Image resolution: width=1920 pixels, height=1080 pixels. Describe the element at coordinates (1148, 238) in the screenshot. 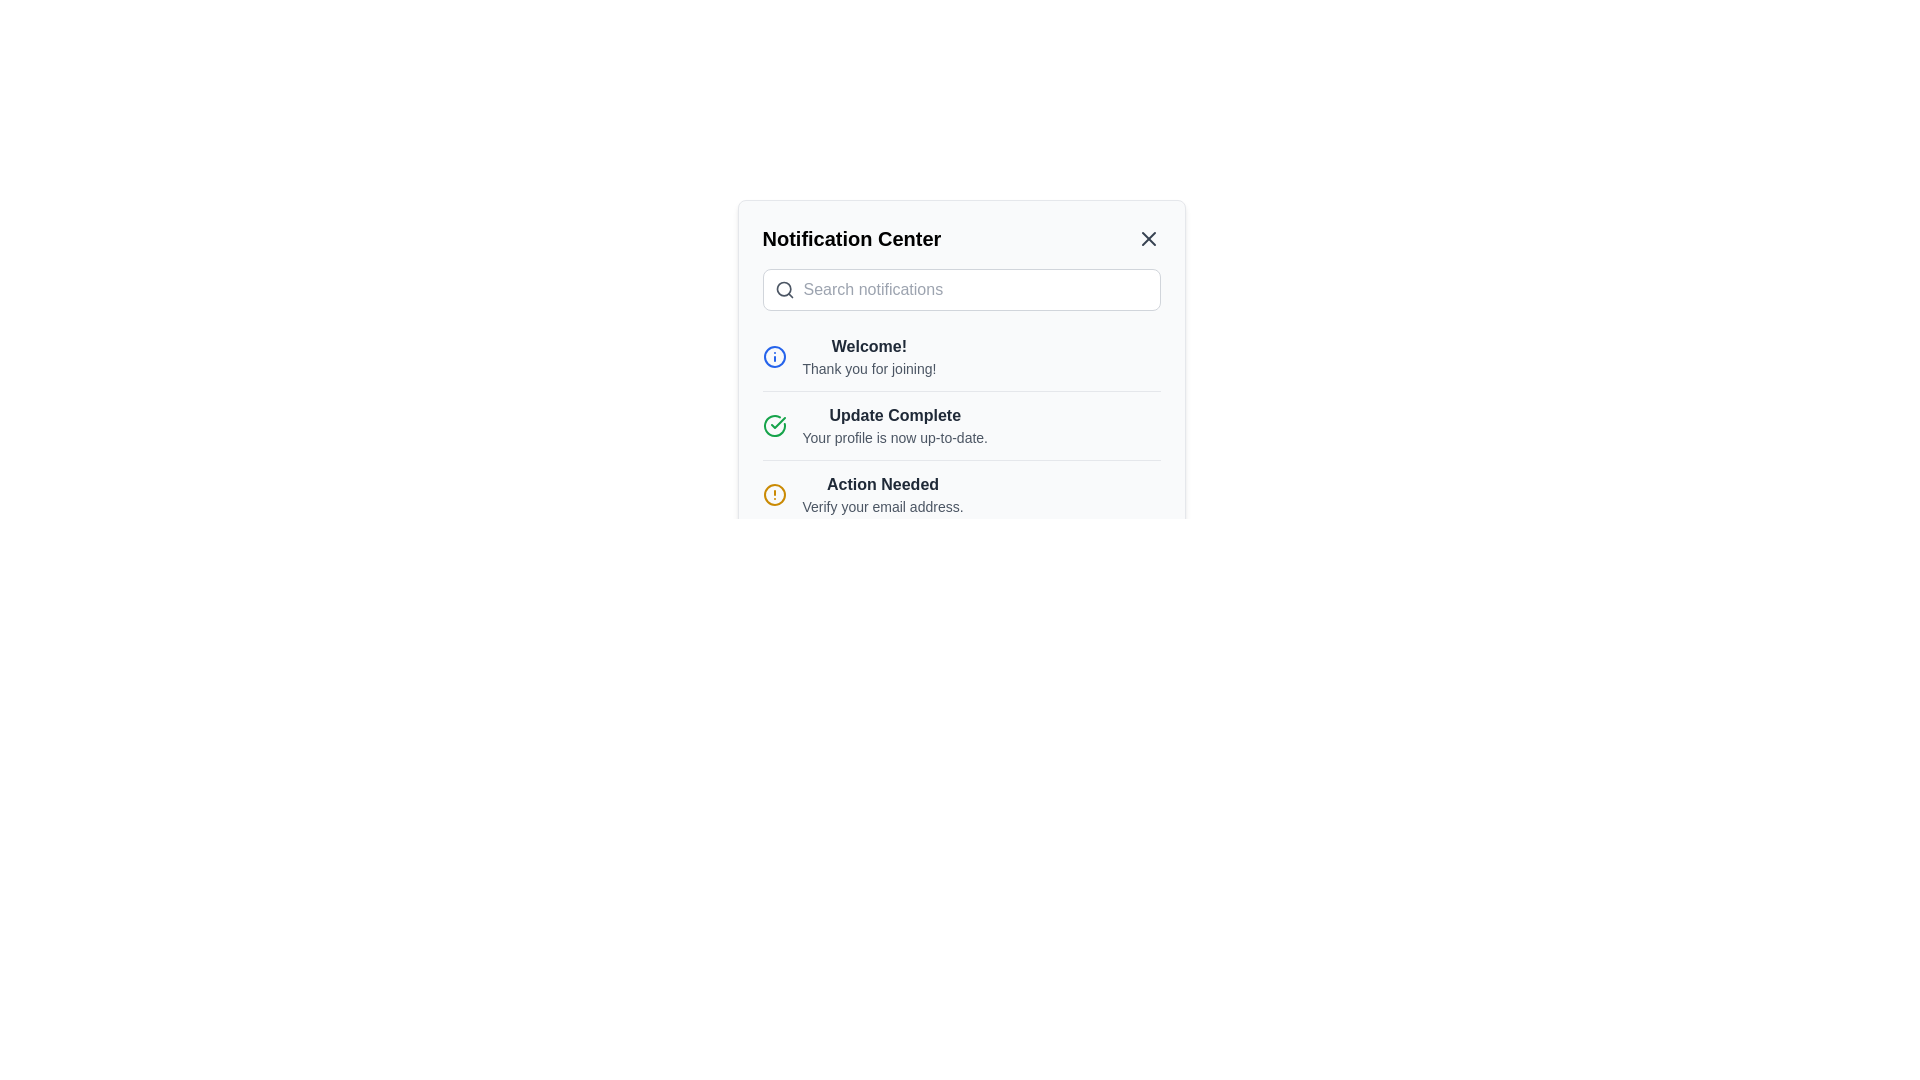

I see `the Close icon in the top-right corner of the notification panel` at that location.